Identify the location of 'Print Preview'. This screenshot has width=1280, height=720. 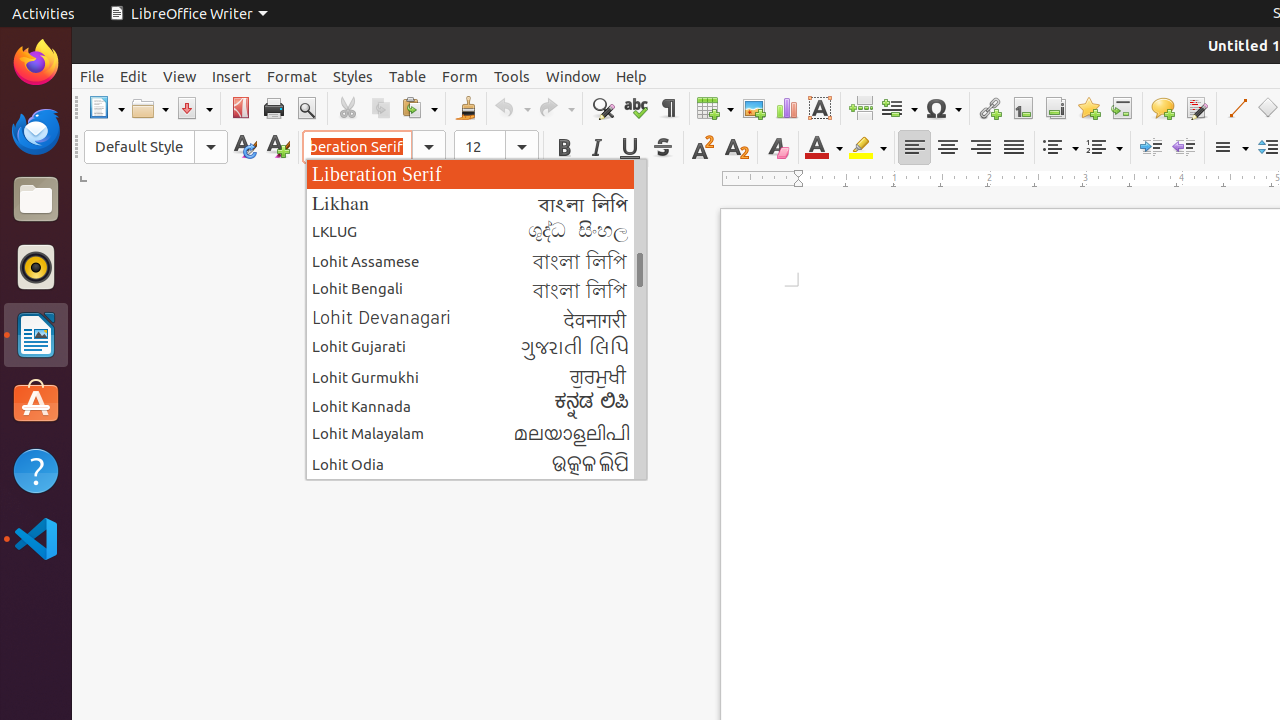
(305, 108).